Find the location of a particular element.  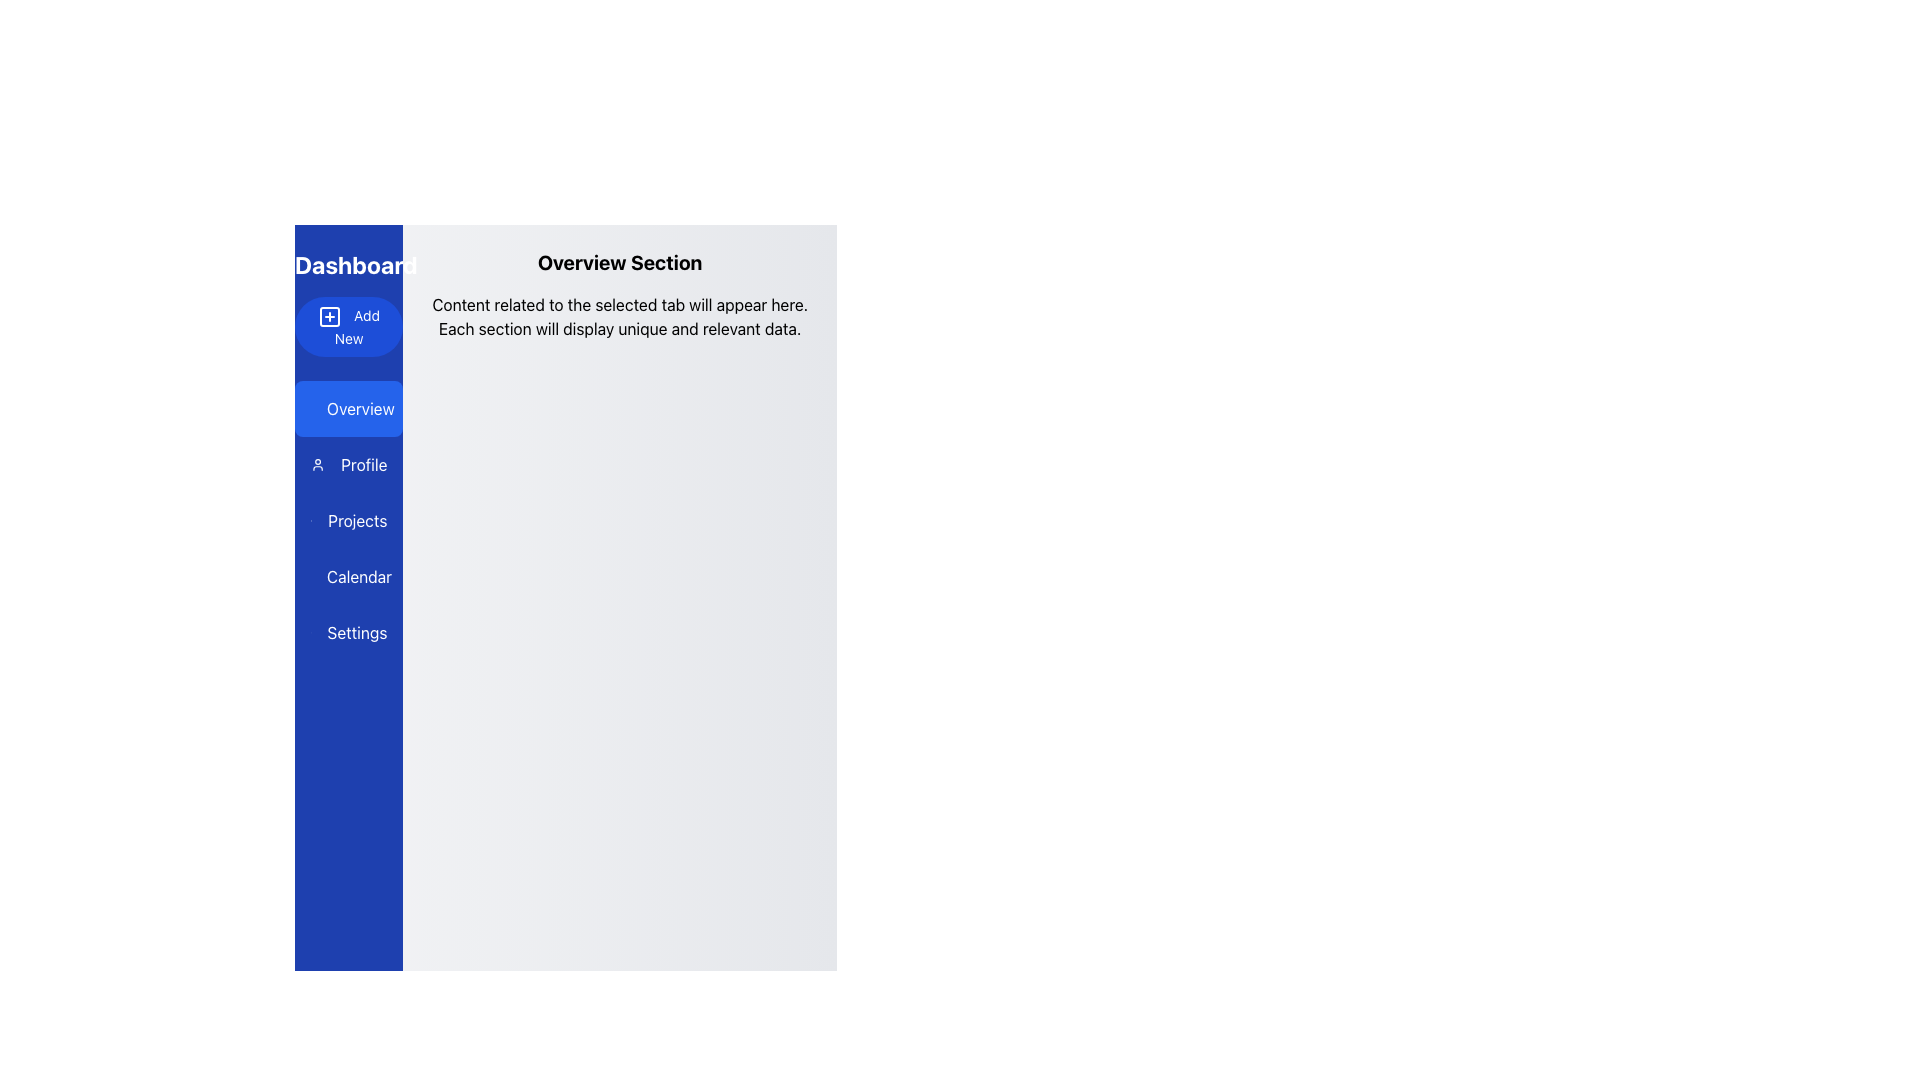

the first button in the vertical navigation menu on the left sidebar is located at coordinates (349, 407).